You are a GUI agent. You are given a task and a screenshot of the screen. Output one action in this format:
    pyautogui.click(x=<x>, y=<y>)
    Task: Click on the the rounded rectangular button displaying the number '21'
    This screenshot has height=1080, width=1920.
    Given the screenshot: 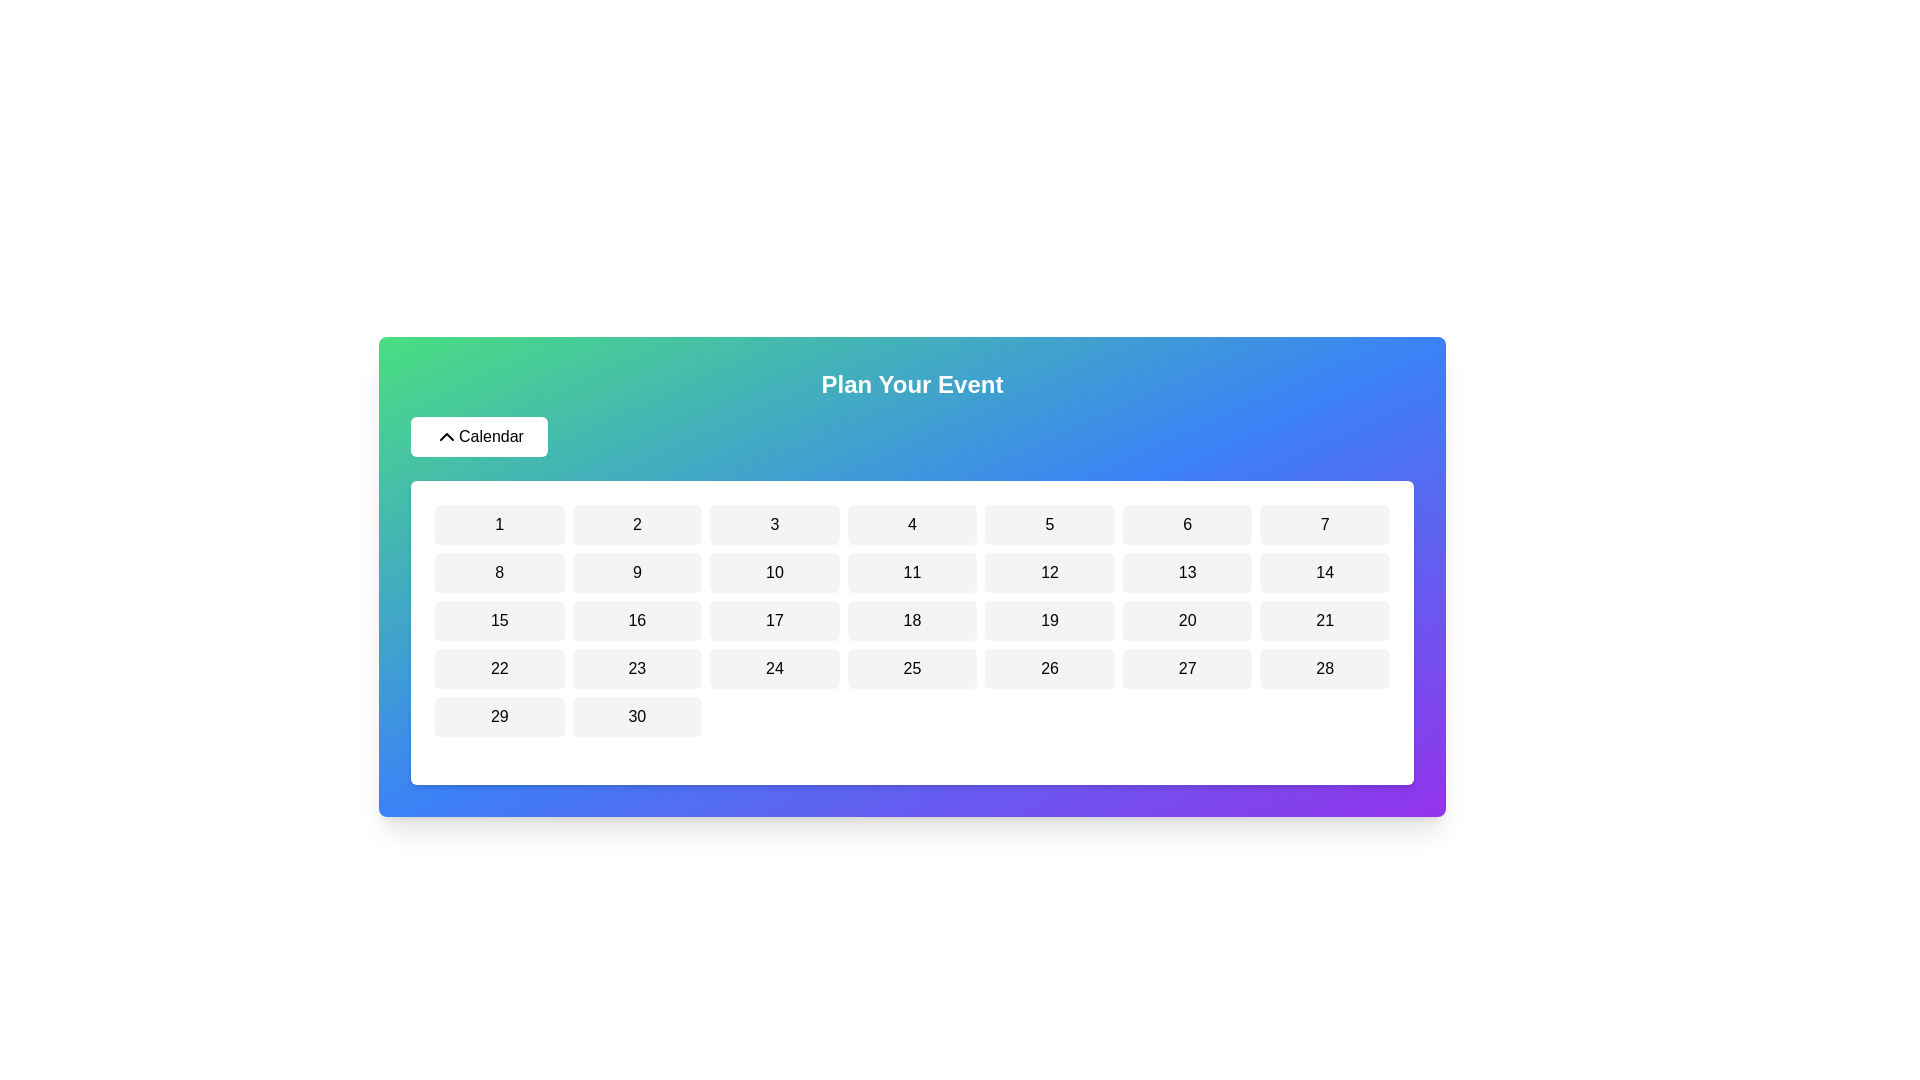 What is the action you would take?
    pyautogui.click(x=1325, y=620)
    